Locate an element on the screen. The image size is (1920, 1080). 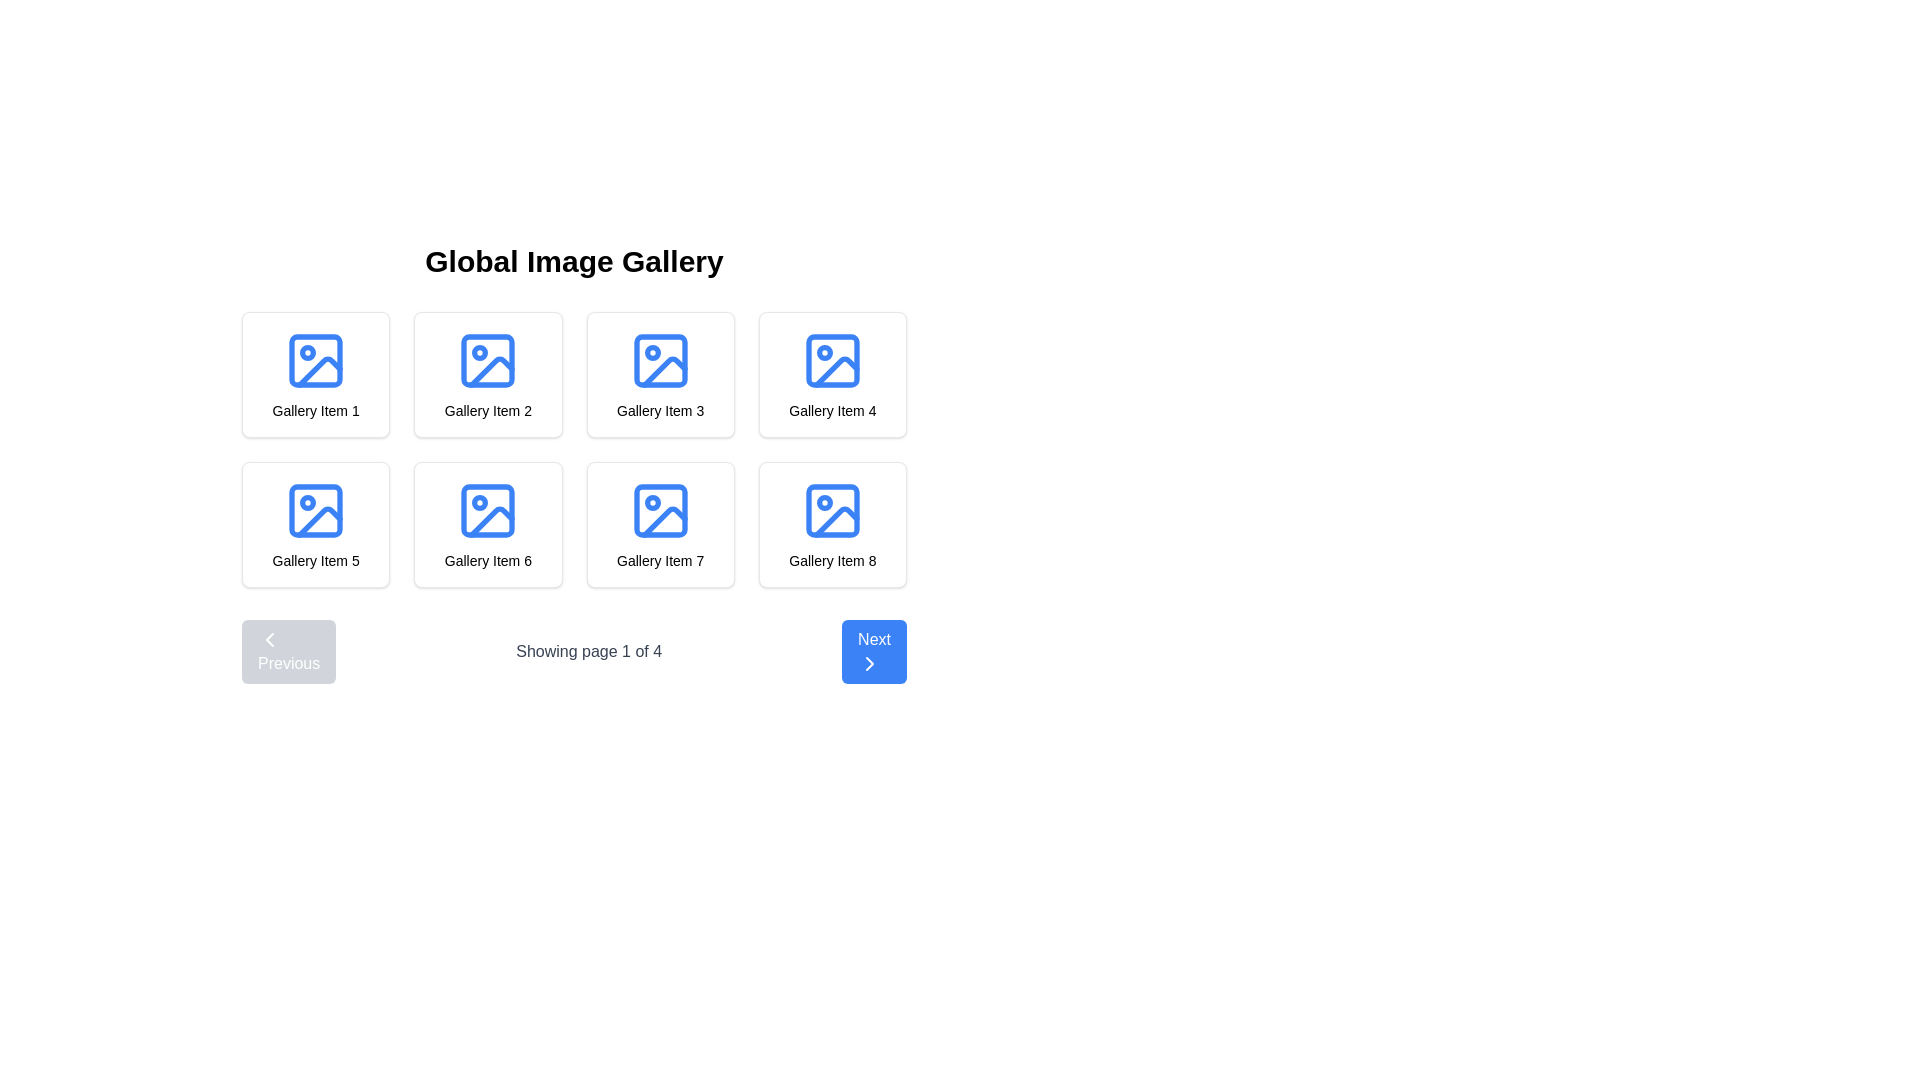
the rectangular shape with rounded corners in the SVG component, which represents 'Gallery Item 4' in the top-right image box of the grid is located at coordinates (832, 361).